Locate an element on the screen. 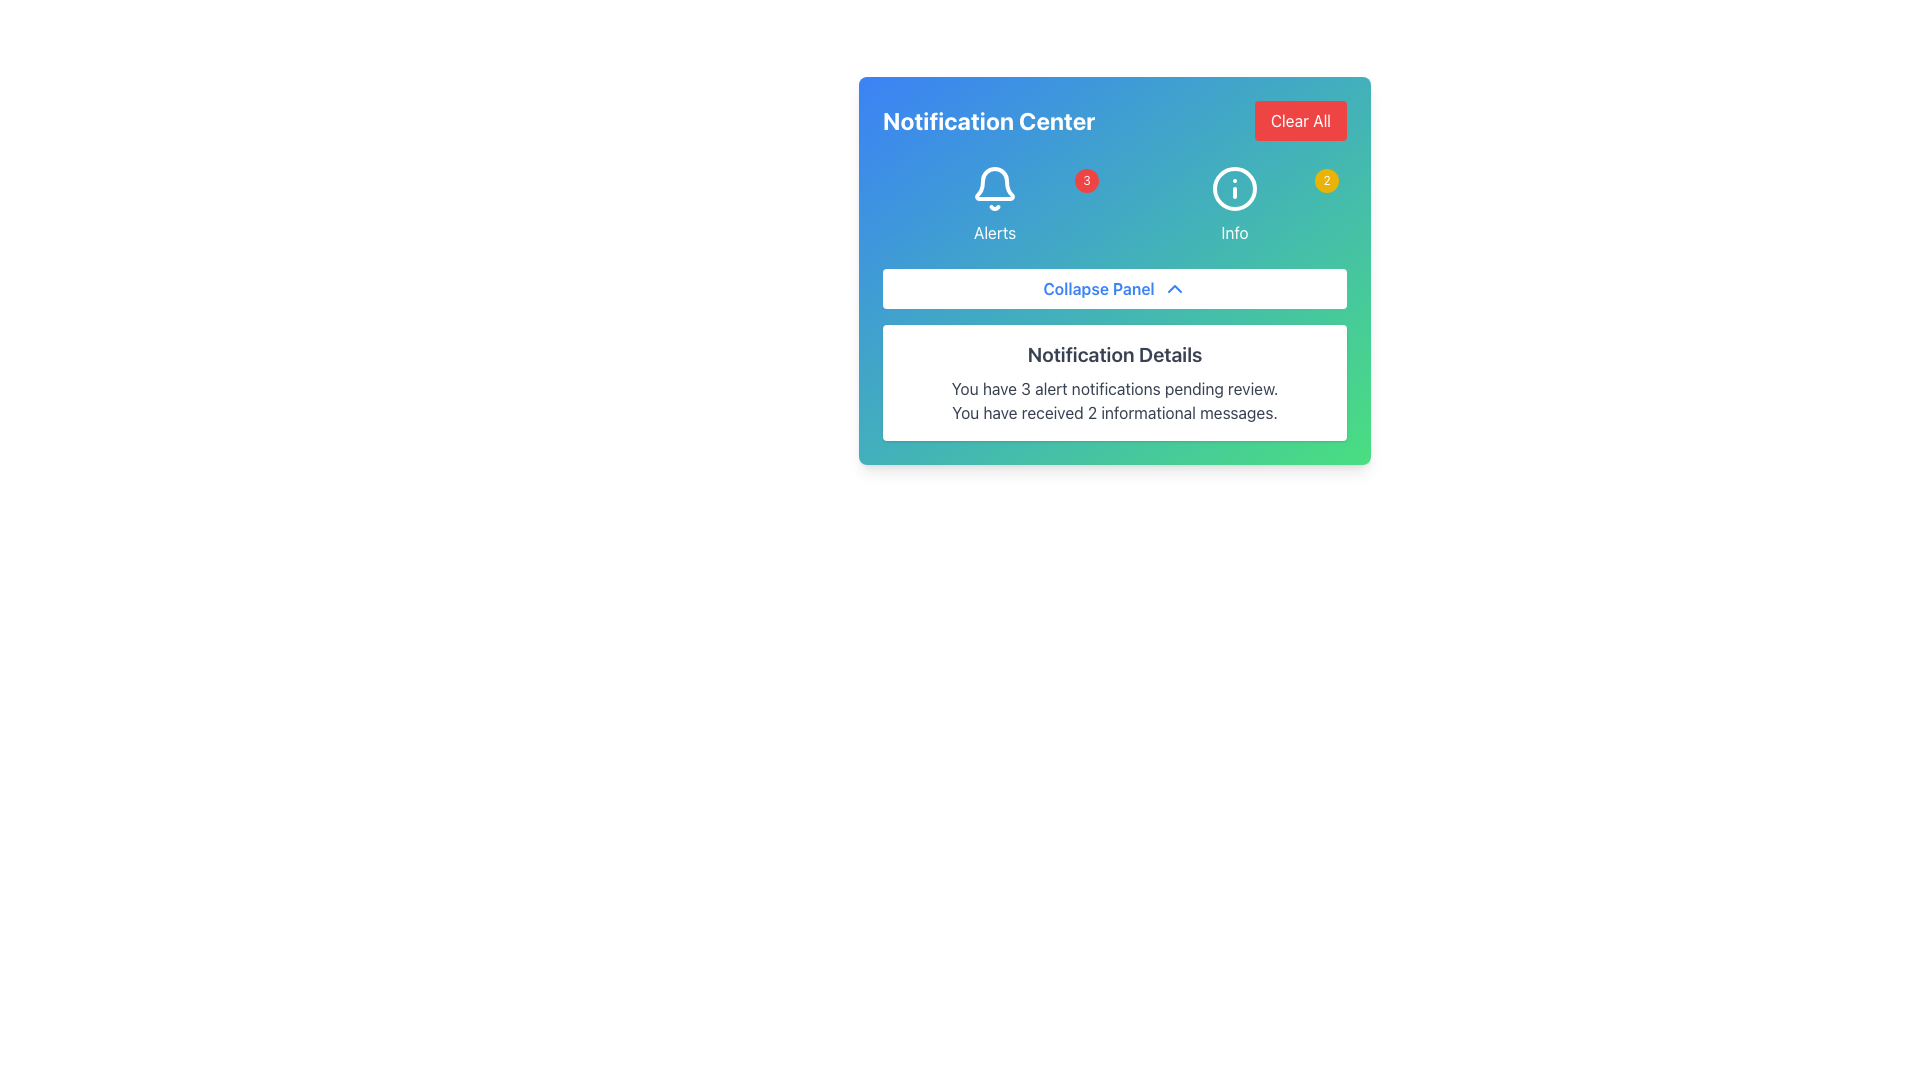 The height and width of the screenshot is (1080, 1920). the Notification Badge located in the upper-right corner of the notifications section, which displays the count of unaddressed alerts is located at coordinates (1085, 181).